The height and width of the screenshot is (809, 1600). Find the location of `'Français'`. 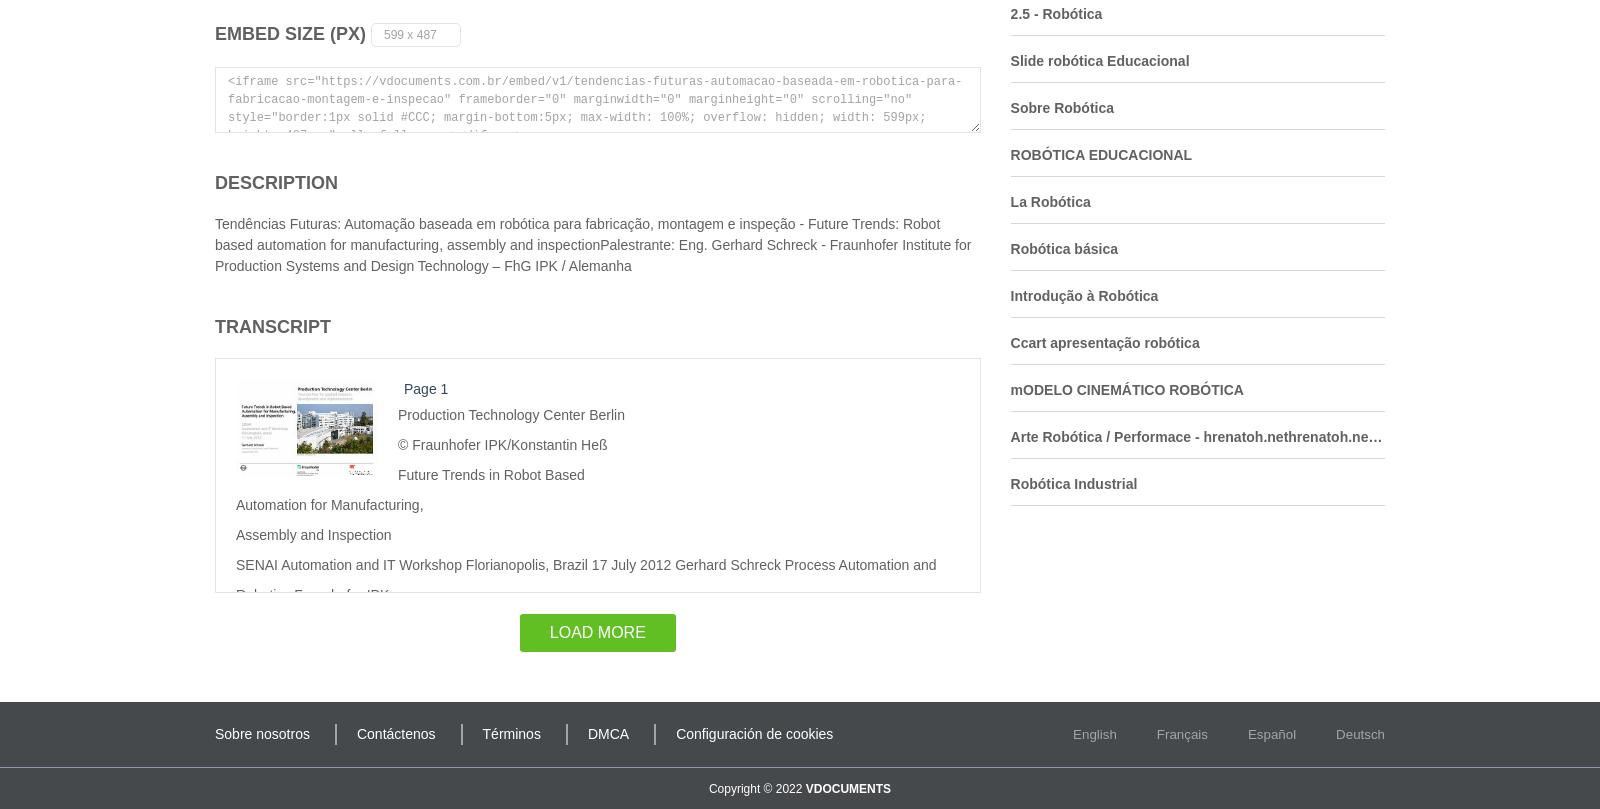

'Français' is located at coordinates (1156, 732).